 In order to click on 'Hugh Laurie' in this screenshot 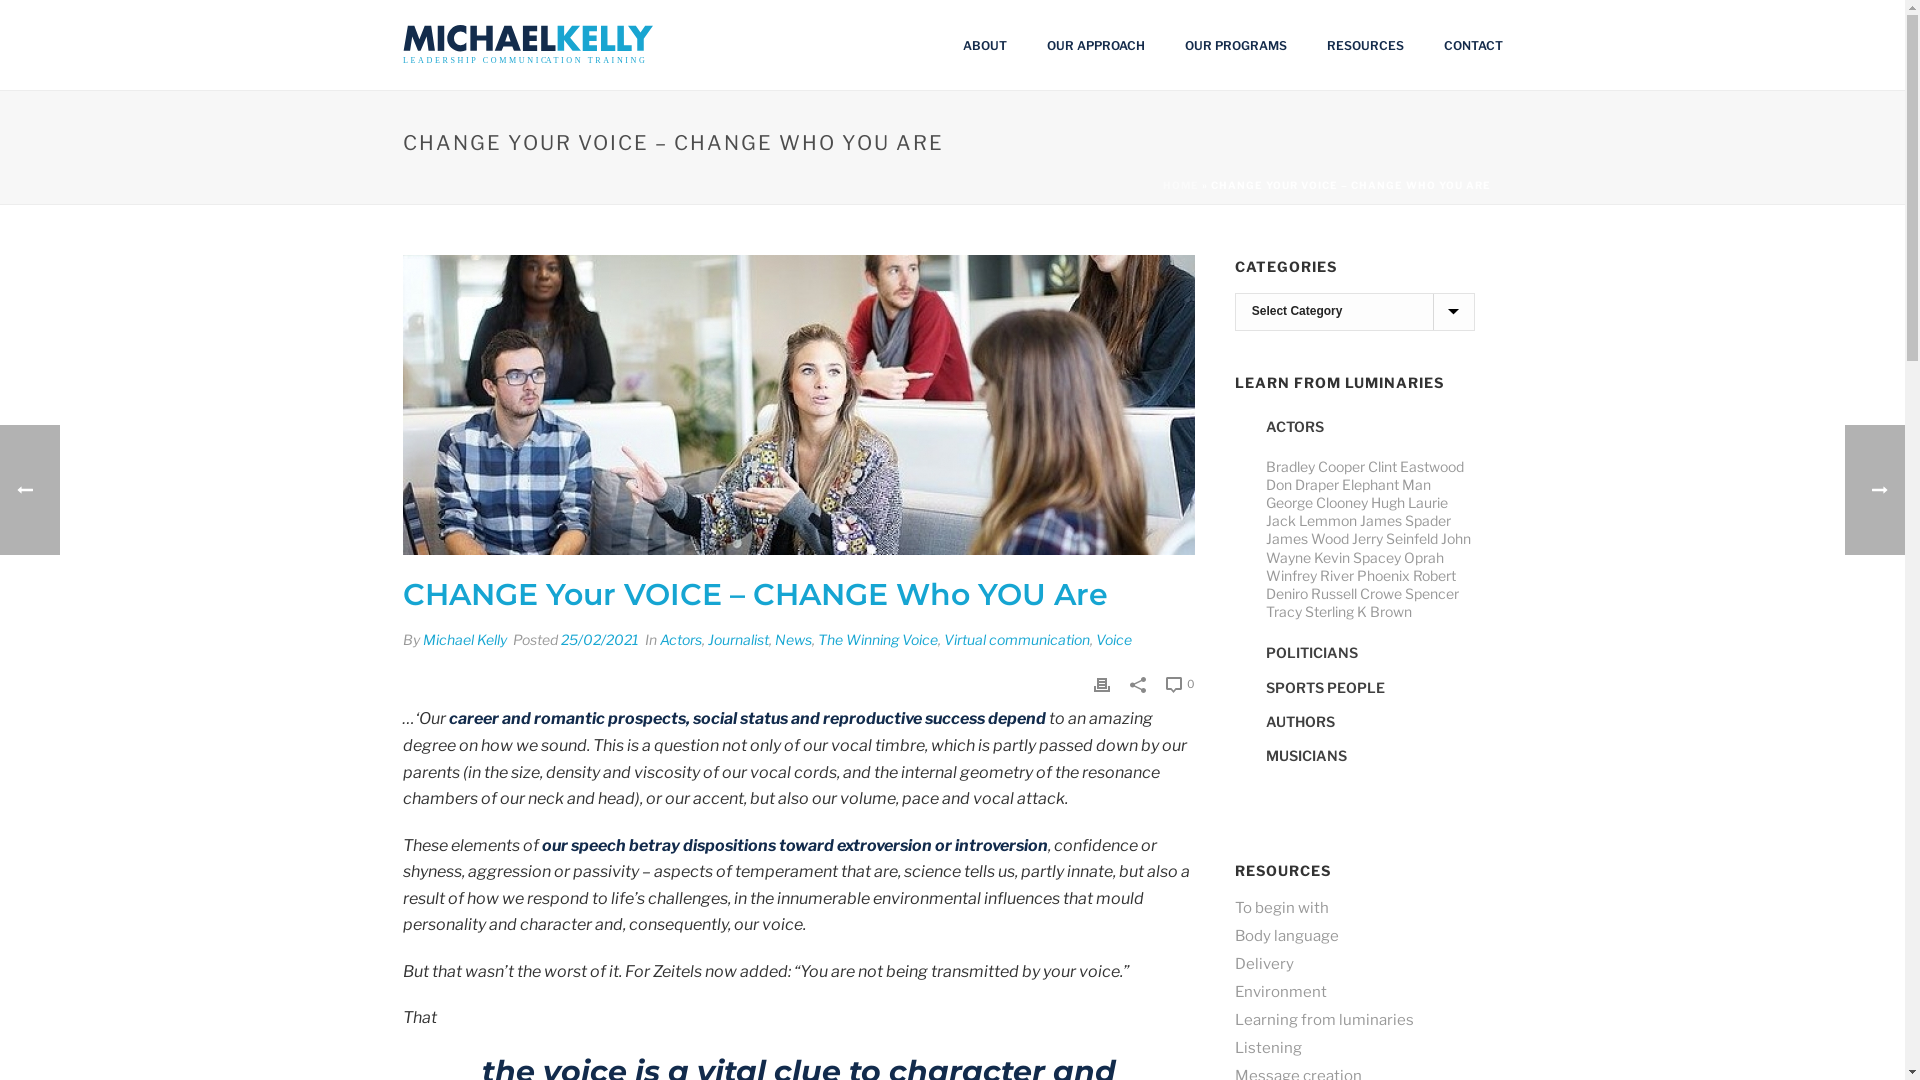, I will do `click(1407, 501)`.